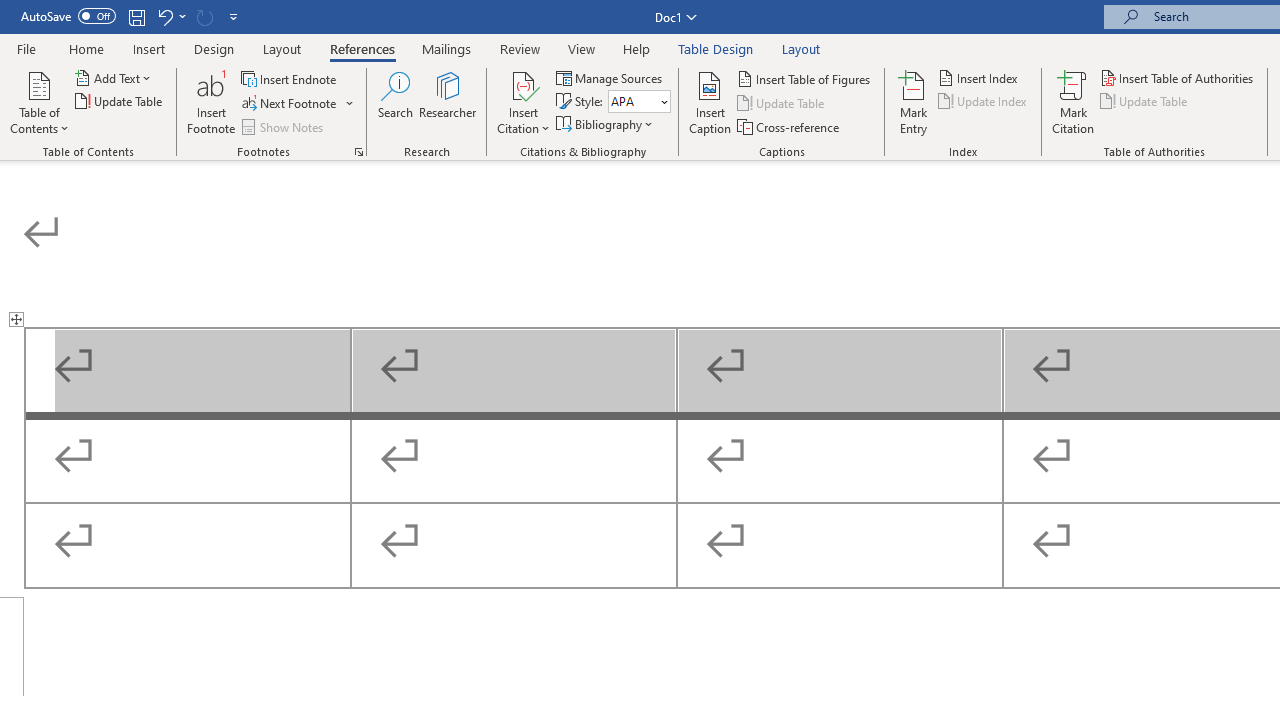 The height and width of the screenshot is (720, 1280). I want to click on 'Update Table', so click(1145, 101).